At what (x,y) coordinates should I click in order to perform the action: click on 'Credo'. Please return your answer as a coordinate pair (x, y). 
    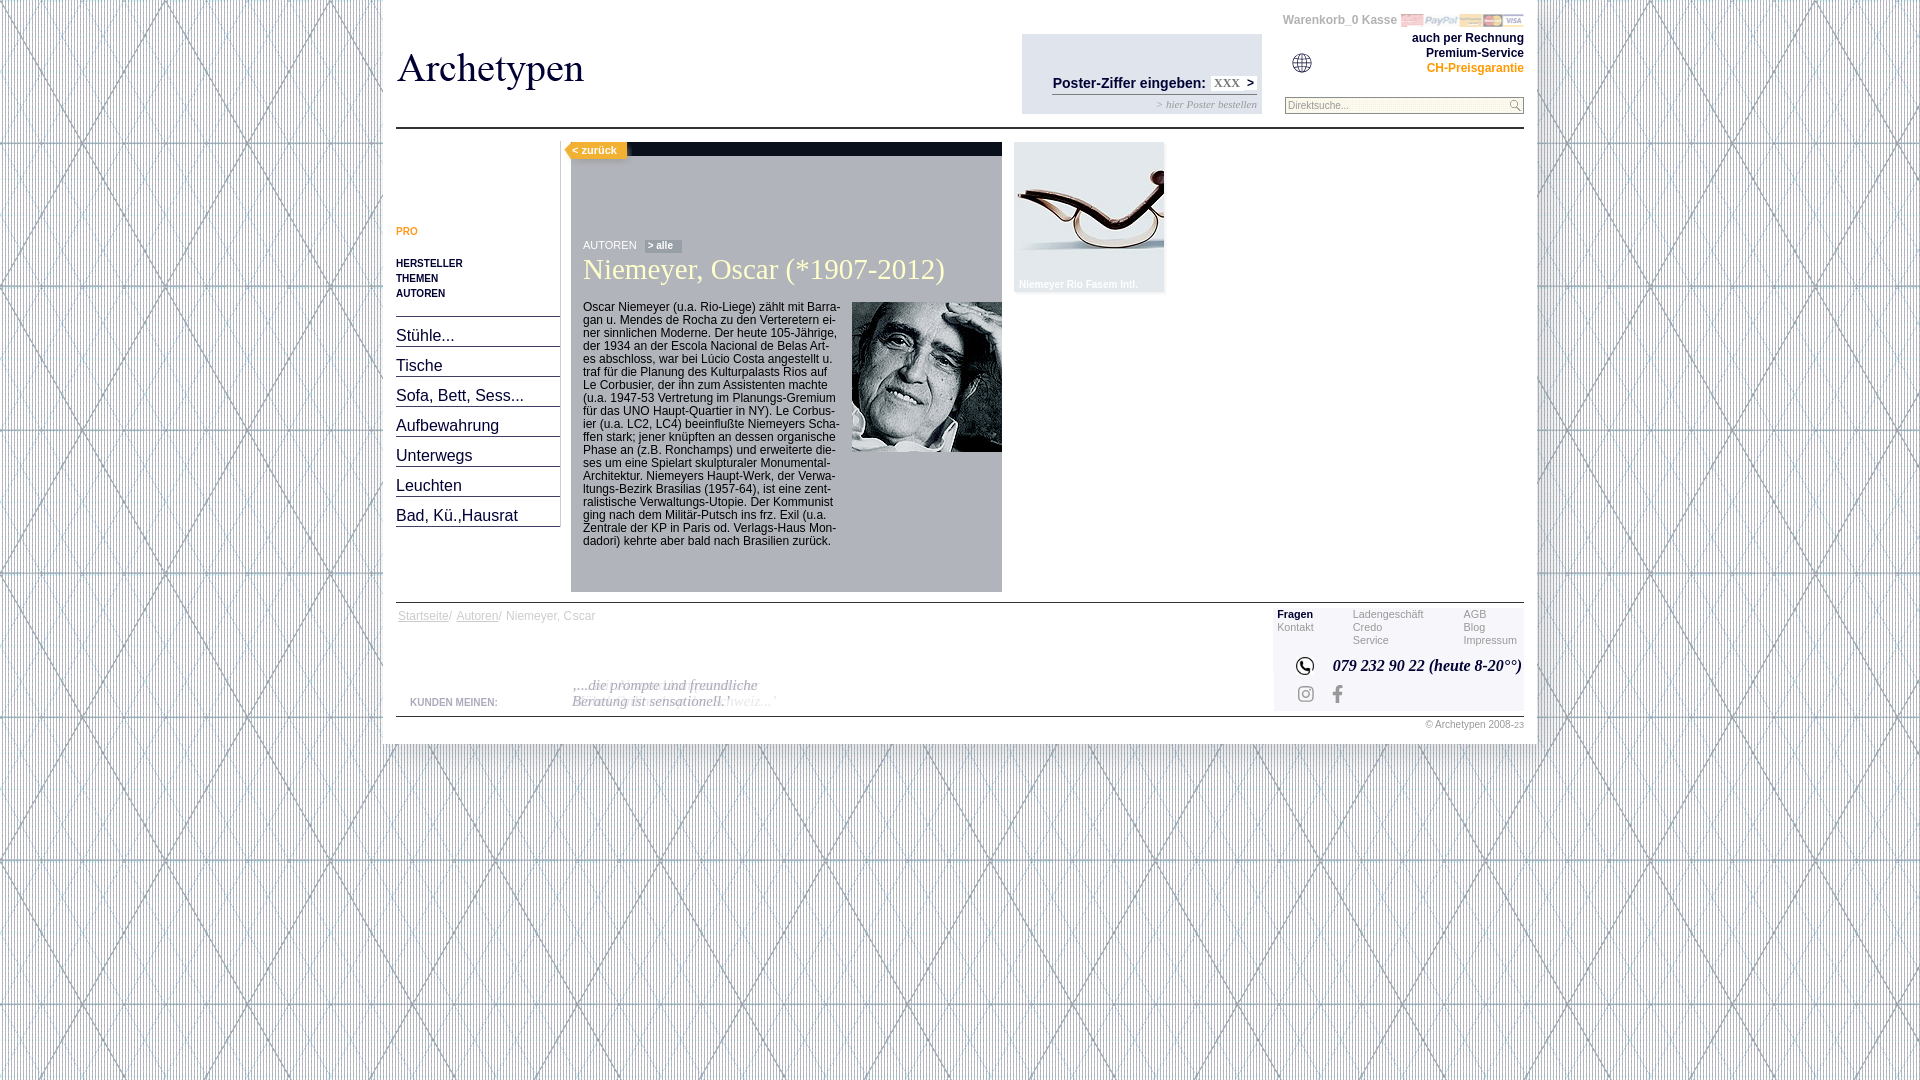
    Looking at the image, I should click on (1353, 626).